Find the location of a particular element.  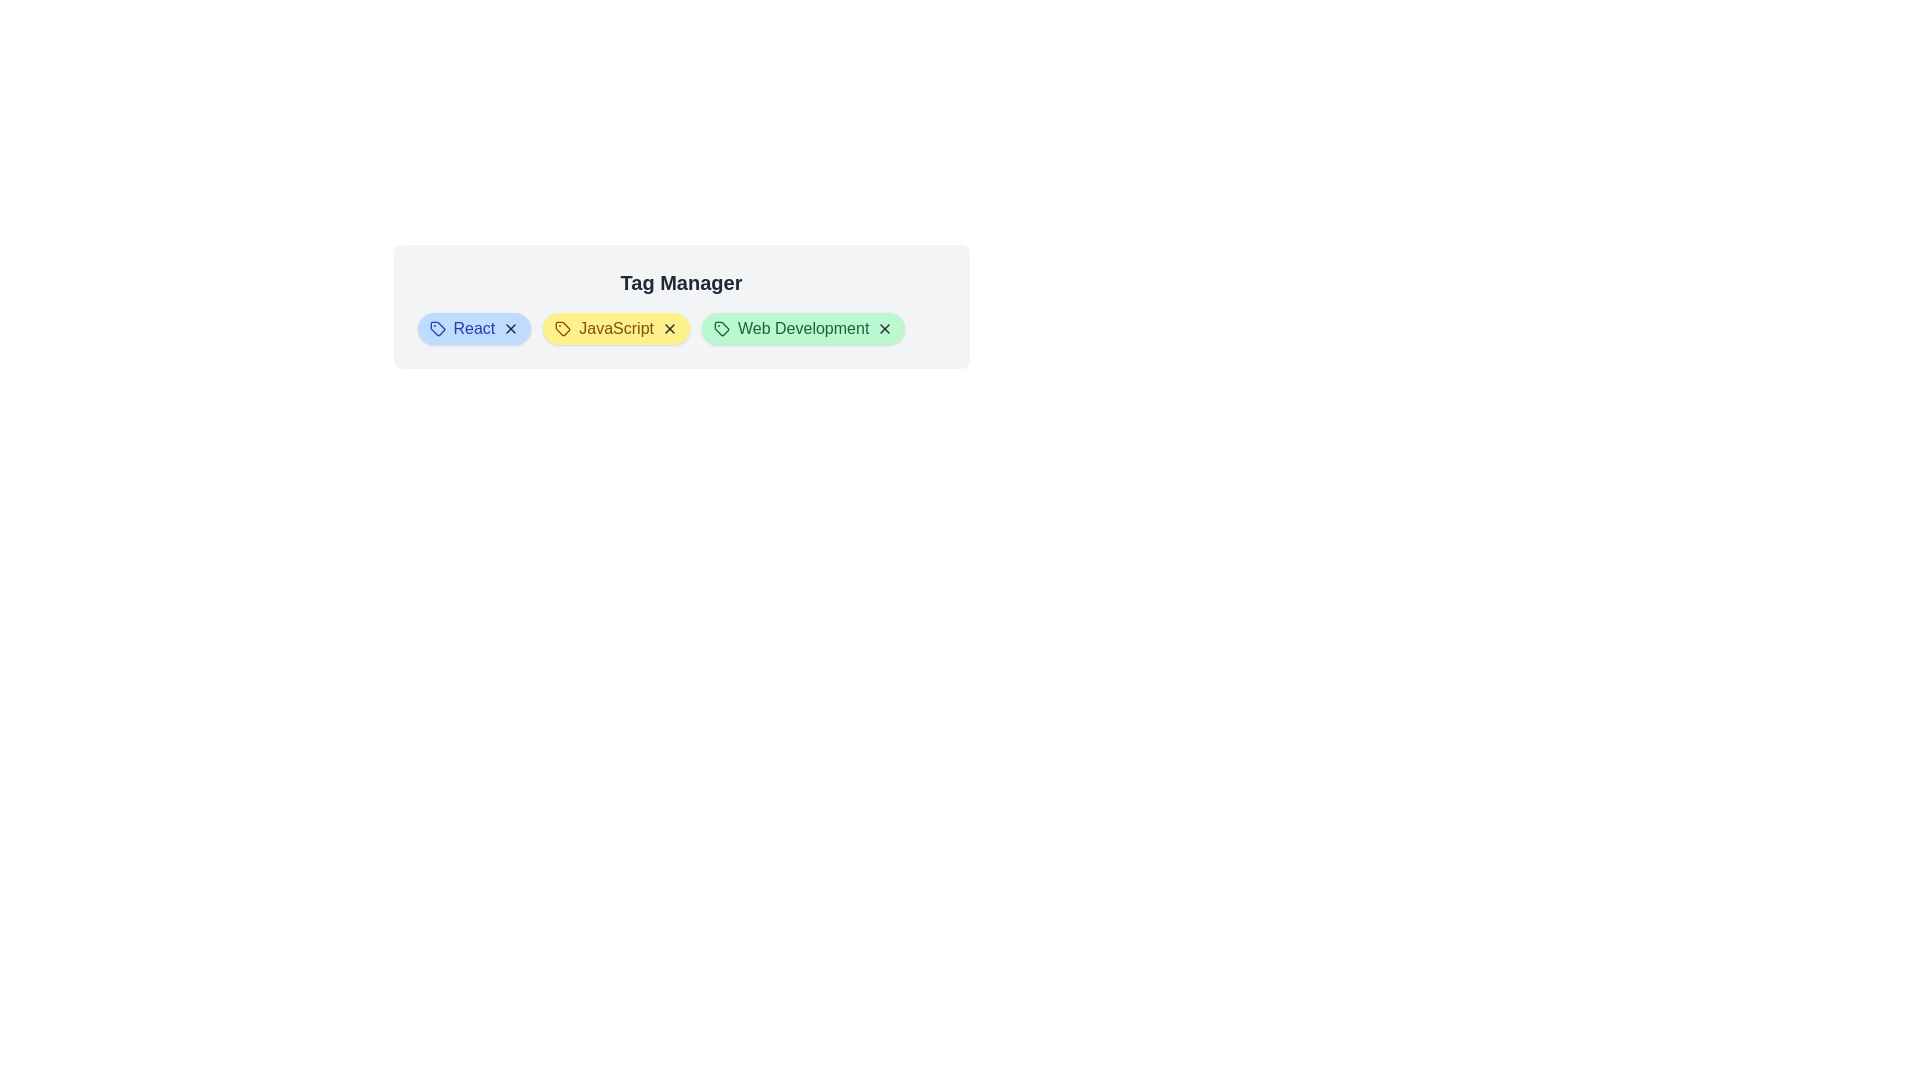

the close button of the tag labeled React is located at coordinates (511, 327).